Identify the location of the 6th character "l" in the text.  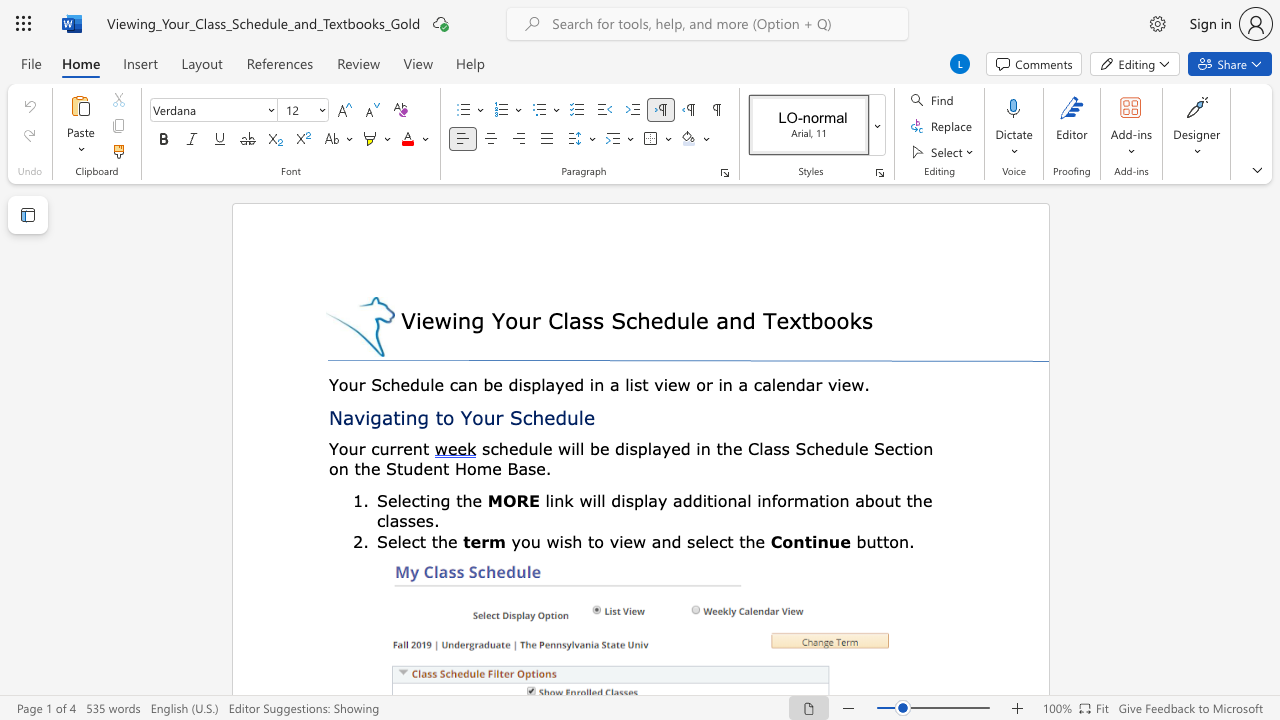
(856, 447).